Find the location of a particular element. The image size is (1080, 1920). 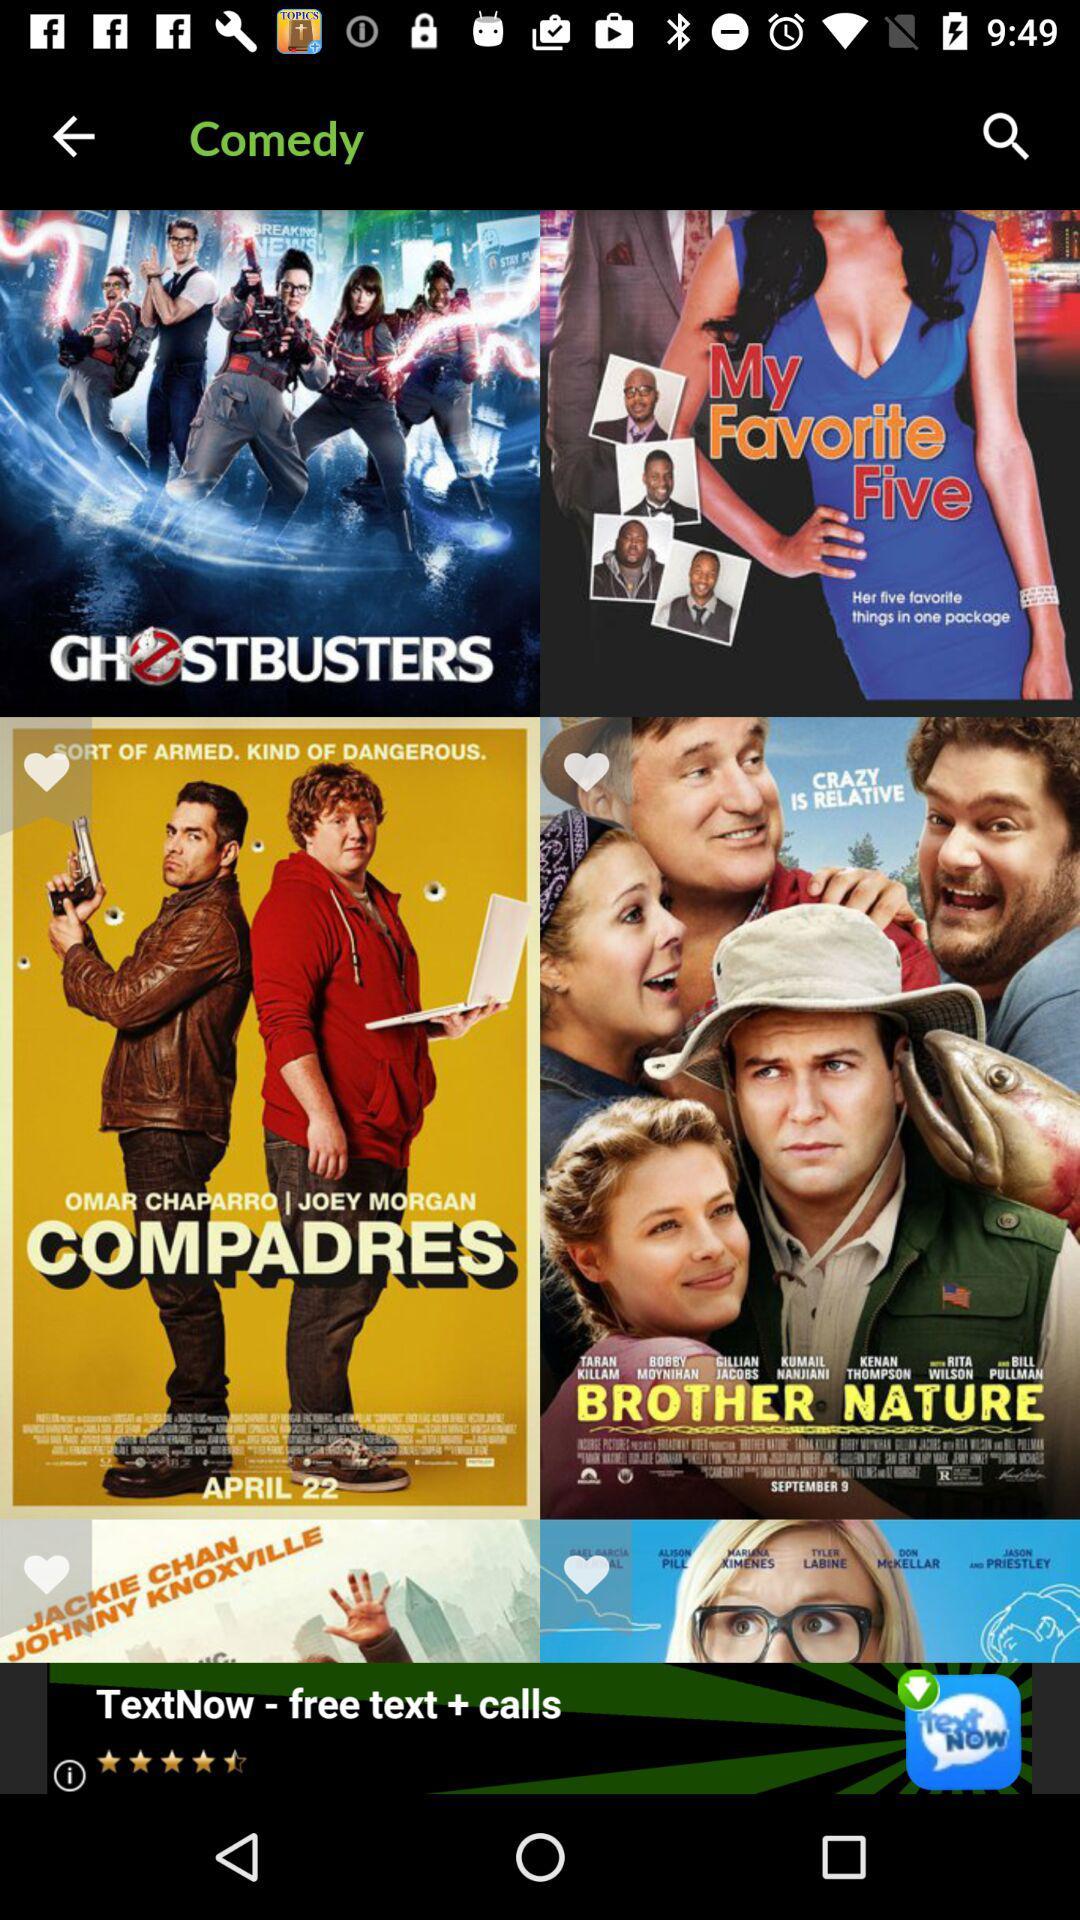

give like is located at coordinates (598, 1577).